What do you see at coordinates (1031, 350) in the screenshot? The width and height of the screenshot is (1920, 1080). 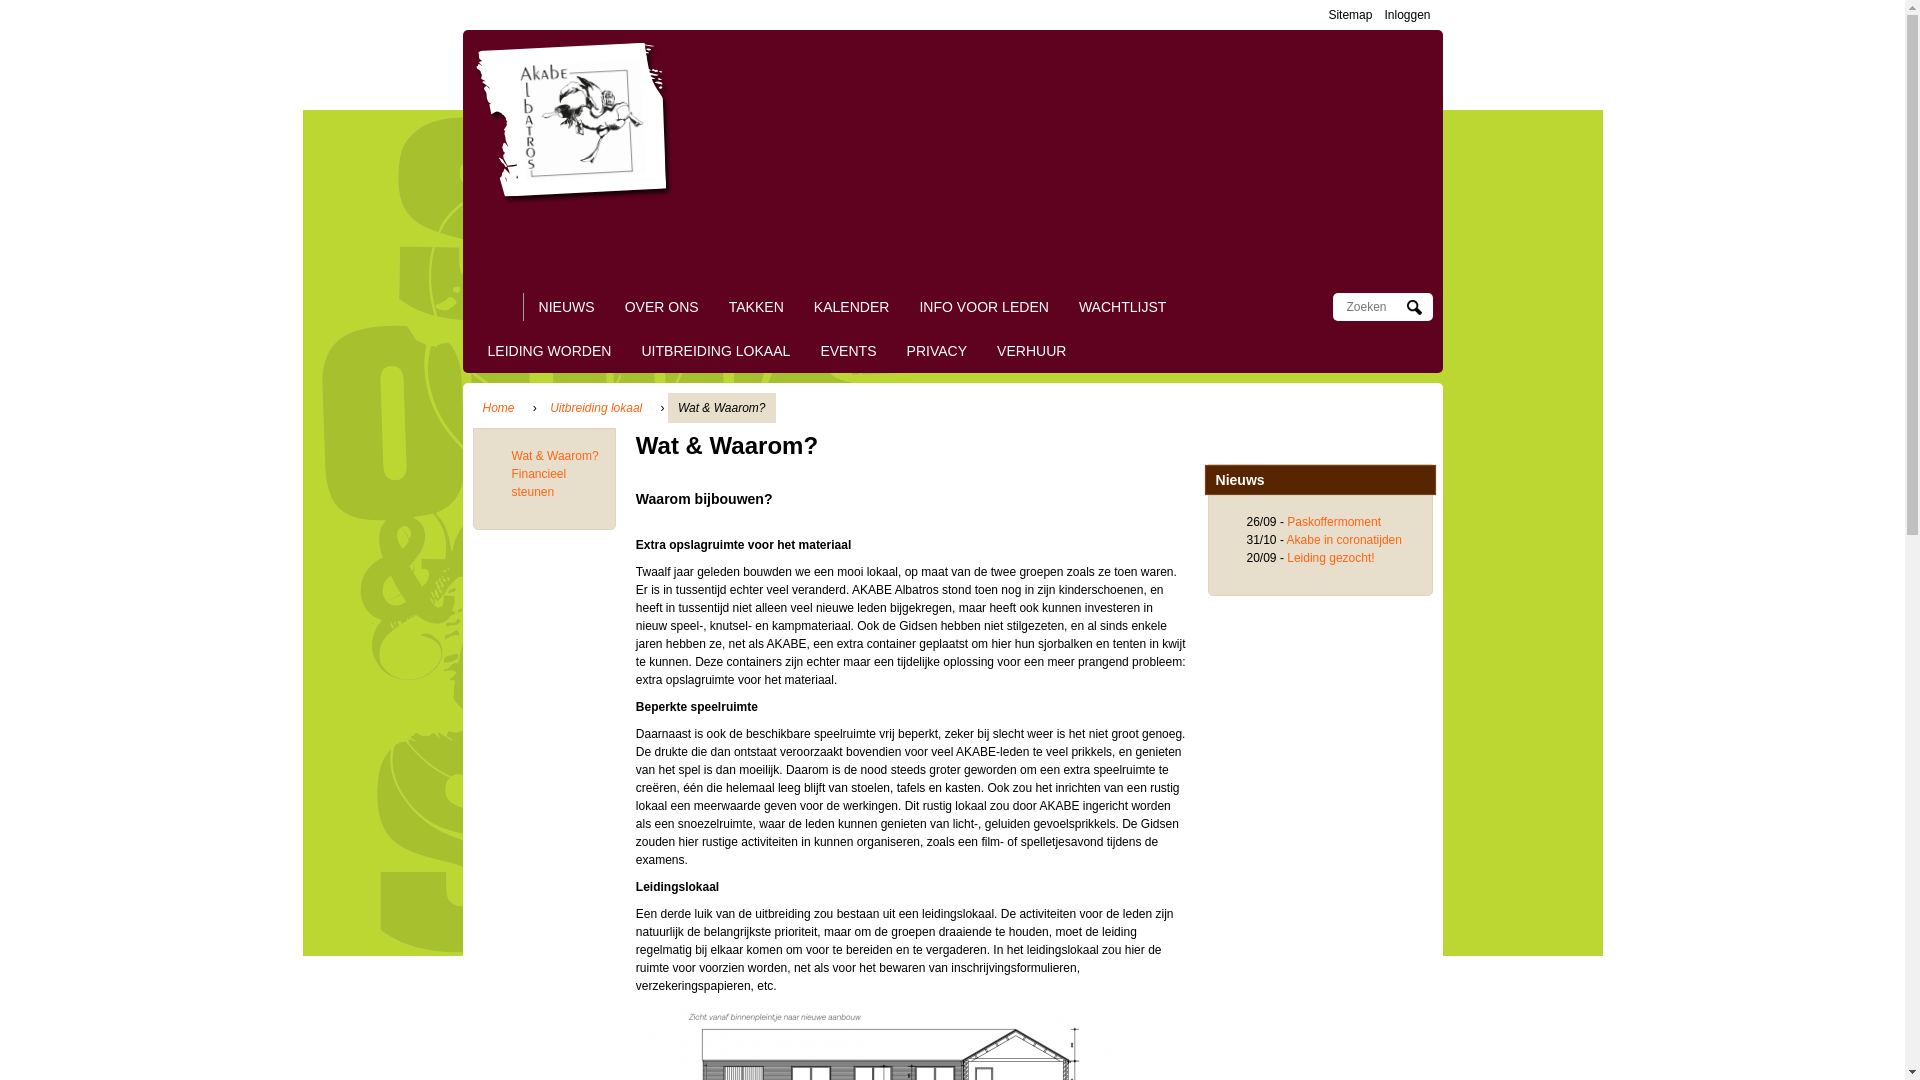 I see `'VERHUUR'` at bounding box center [1031, 350].